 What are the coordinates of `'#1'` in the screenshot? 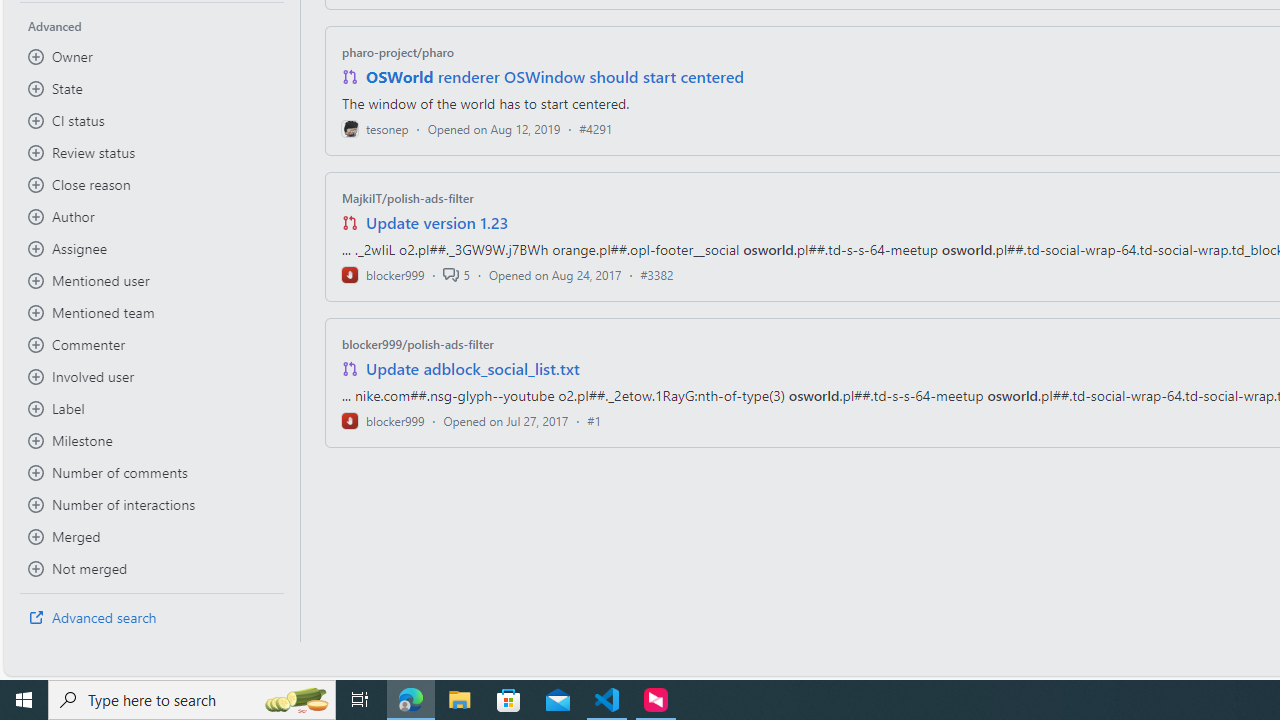 It's located at (593, 419).